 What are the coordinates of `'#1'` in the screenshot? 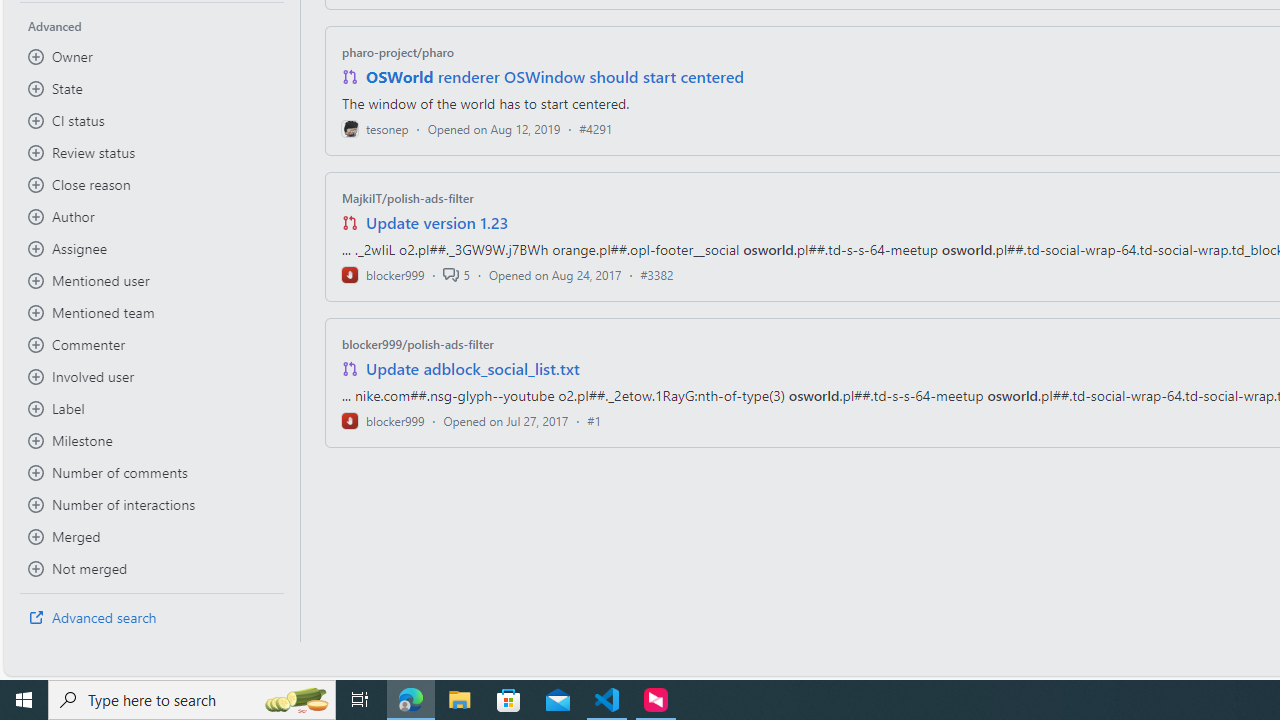 It's located at (593, 419).